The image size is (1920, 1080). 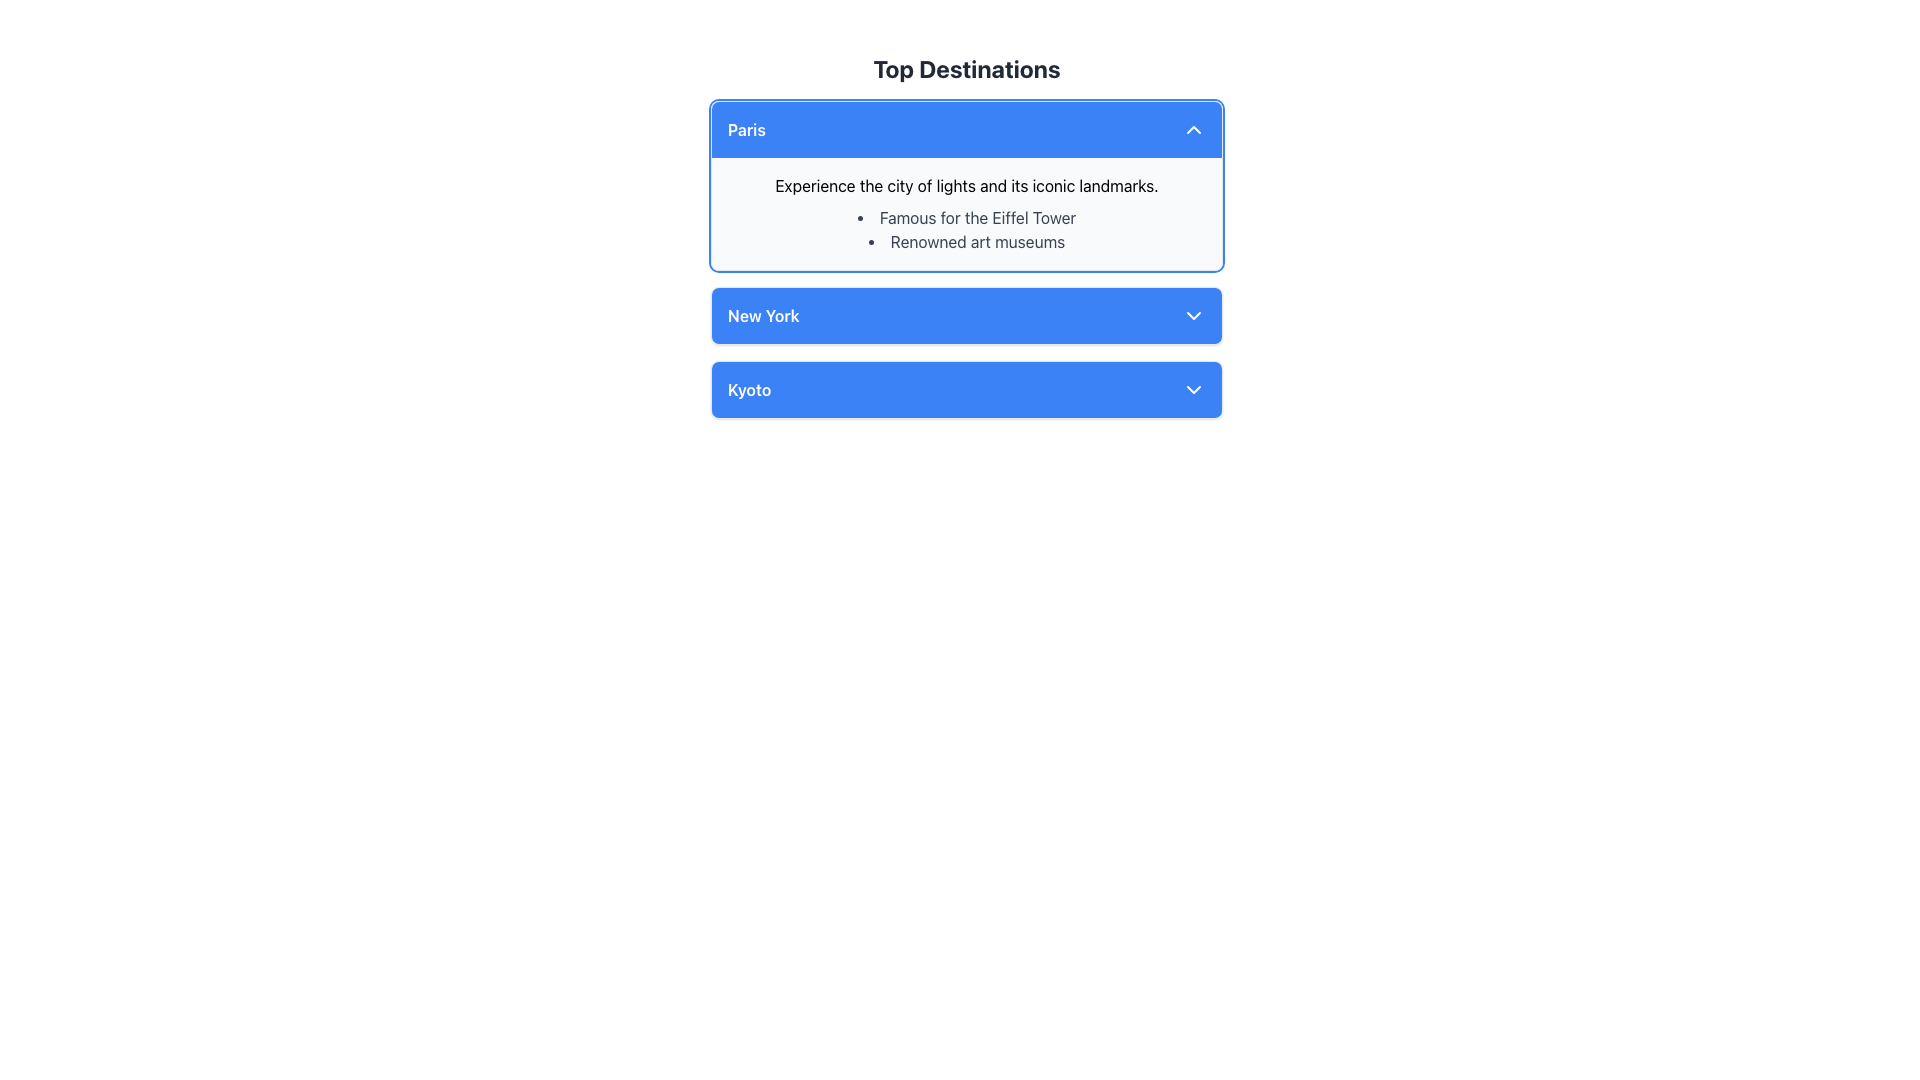 I want to click on the small chevron-up arrow icon with a blue background and white stroke located in the top-right corner of the 'Paris' section header, so click(x=1194, y=130).